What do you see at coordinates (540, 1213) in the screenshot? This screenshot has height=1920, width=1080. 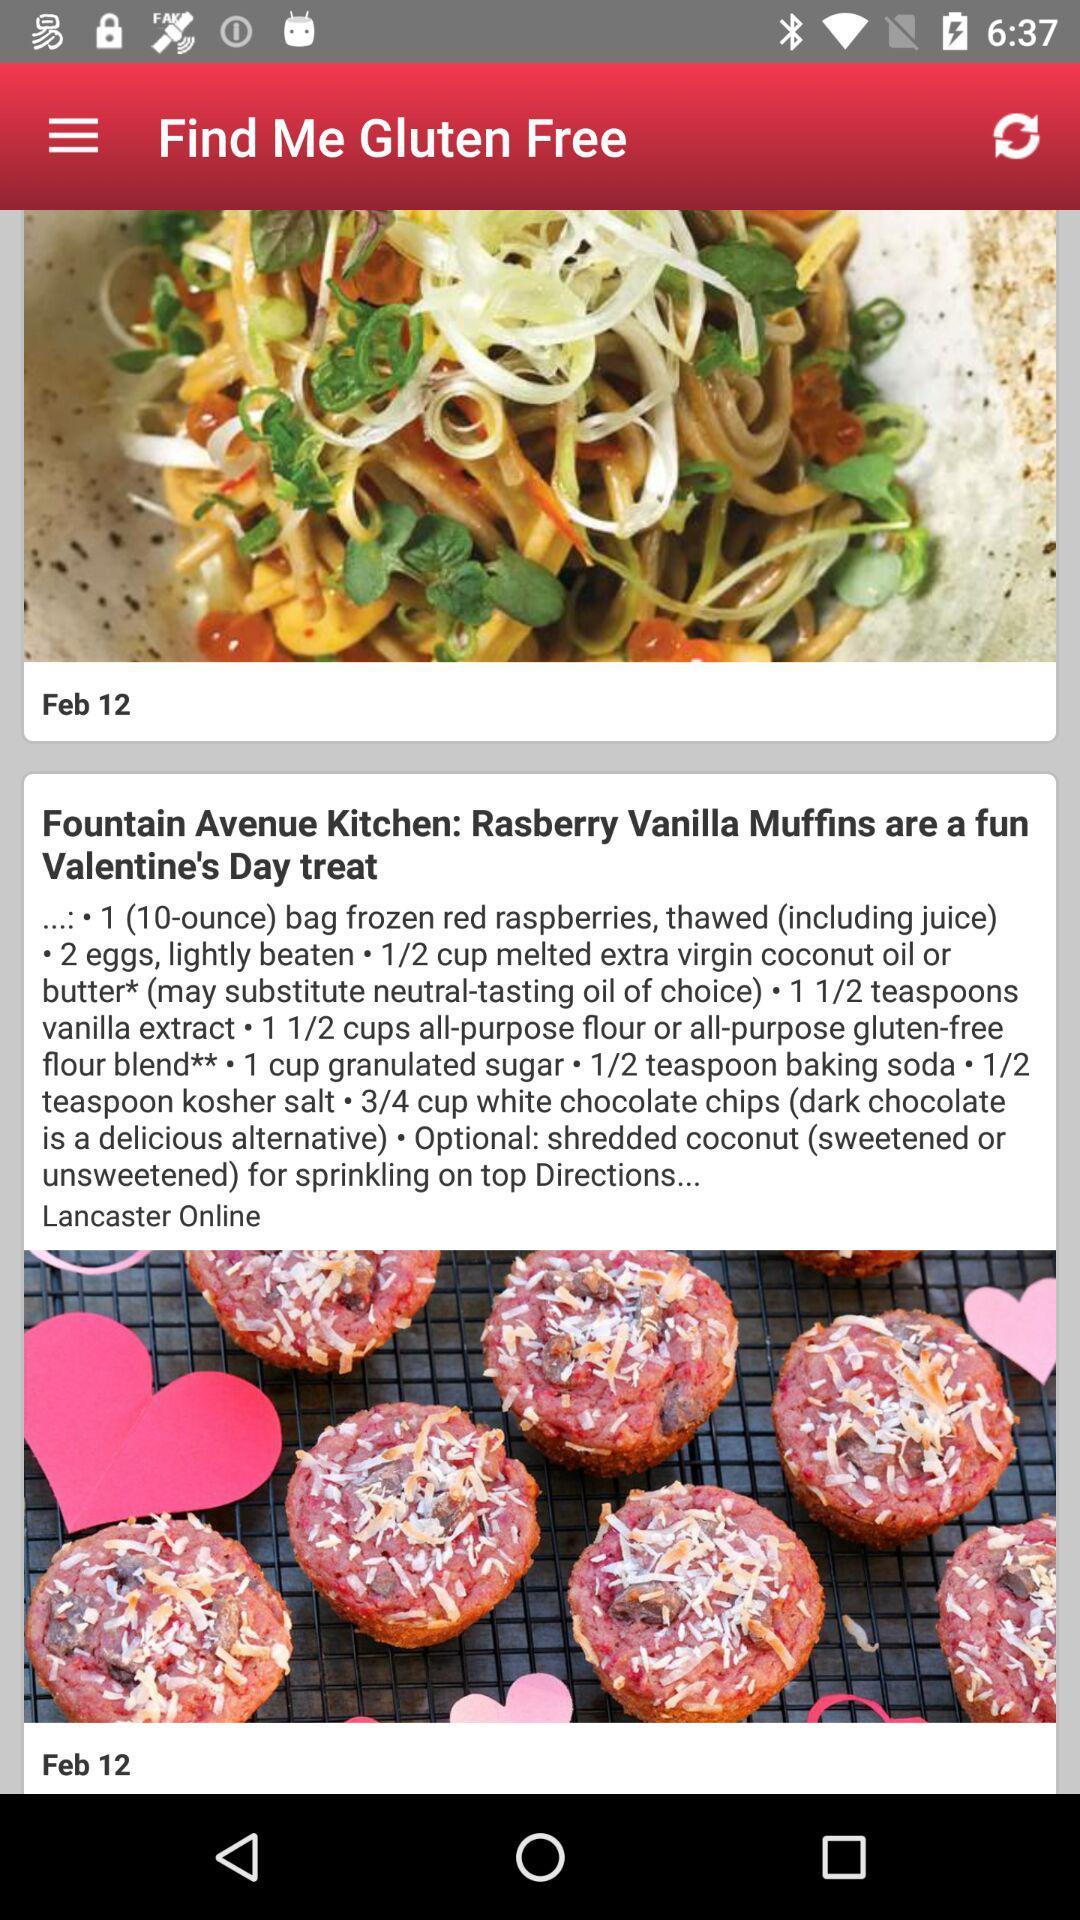 I see `the icon below the 1 10 ounce item` at bounding box center [540, 1213].